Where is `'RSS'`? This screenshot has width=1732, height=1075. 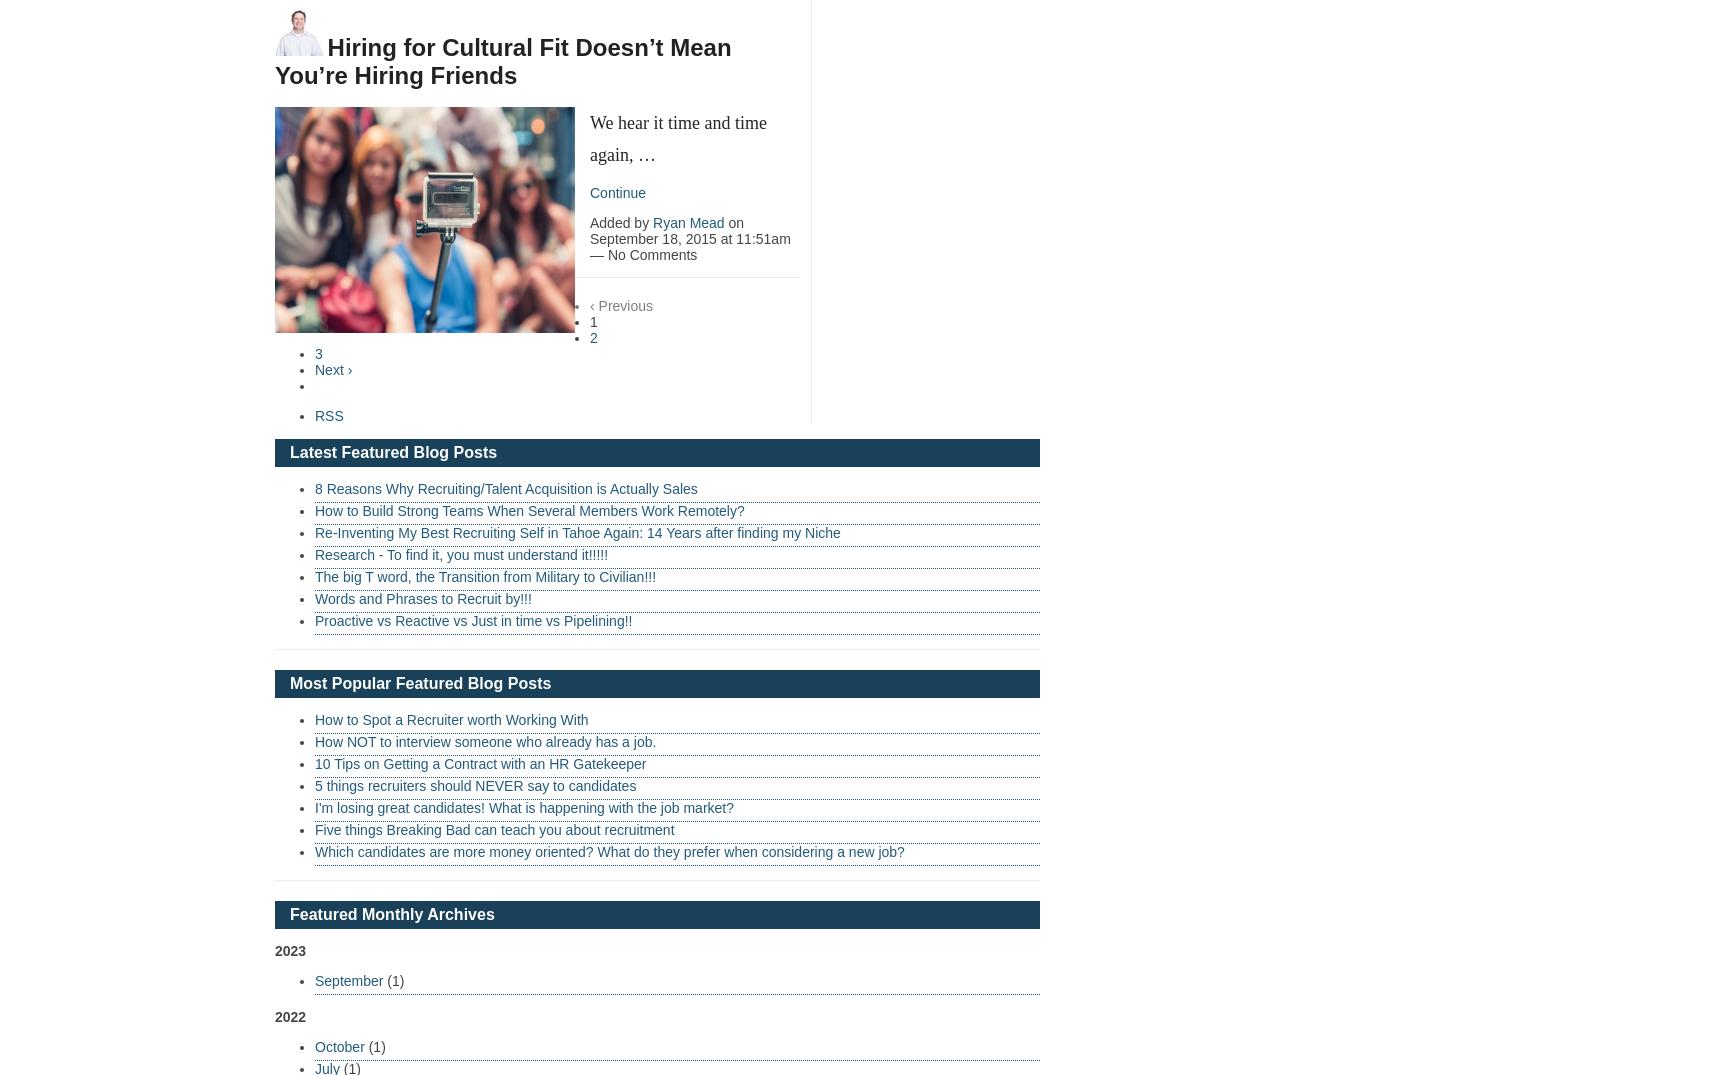
'RSS' is located at coordinates (328, 413).